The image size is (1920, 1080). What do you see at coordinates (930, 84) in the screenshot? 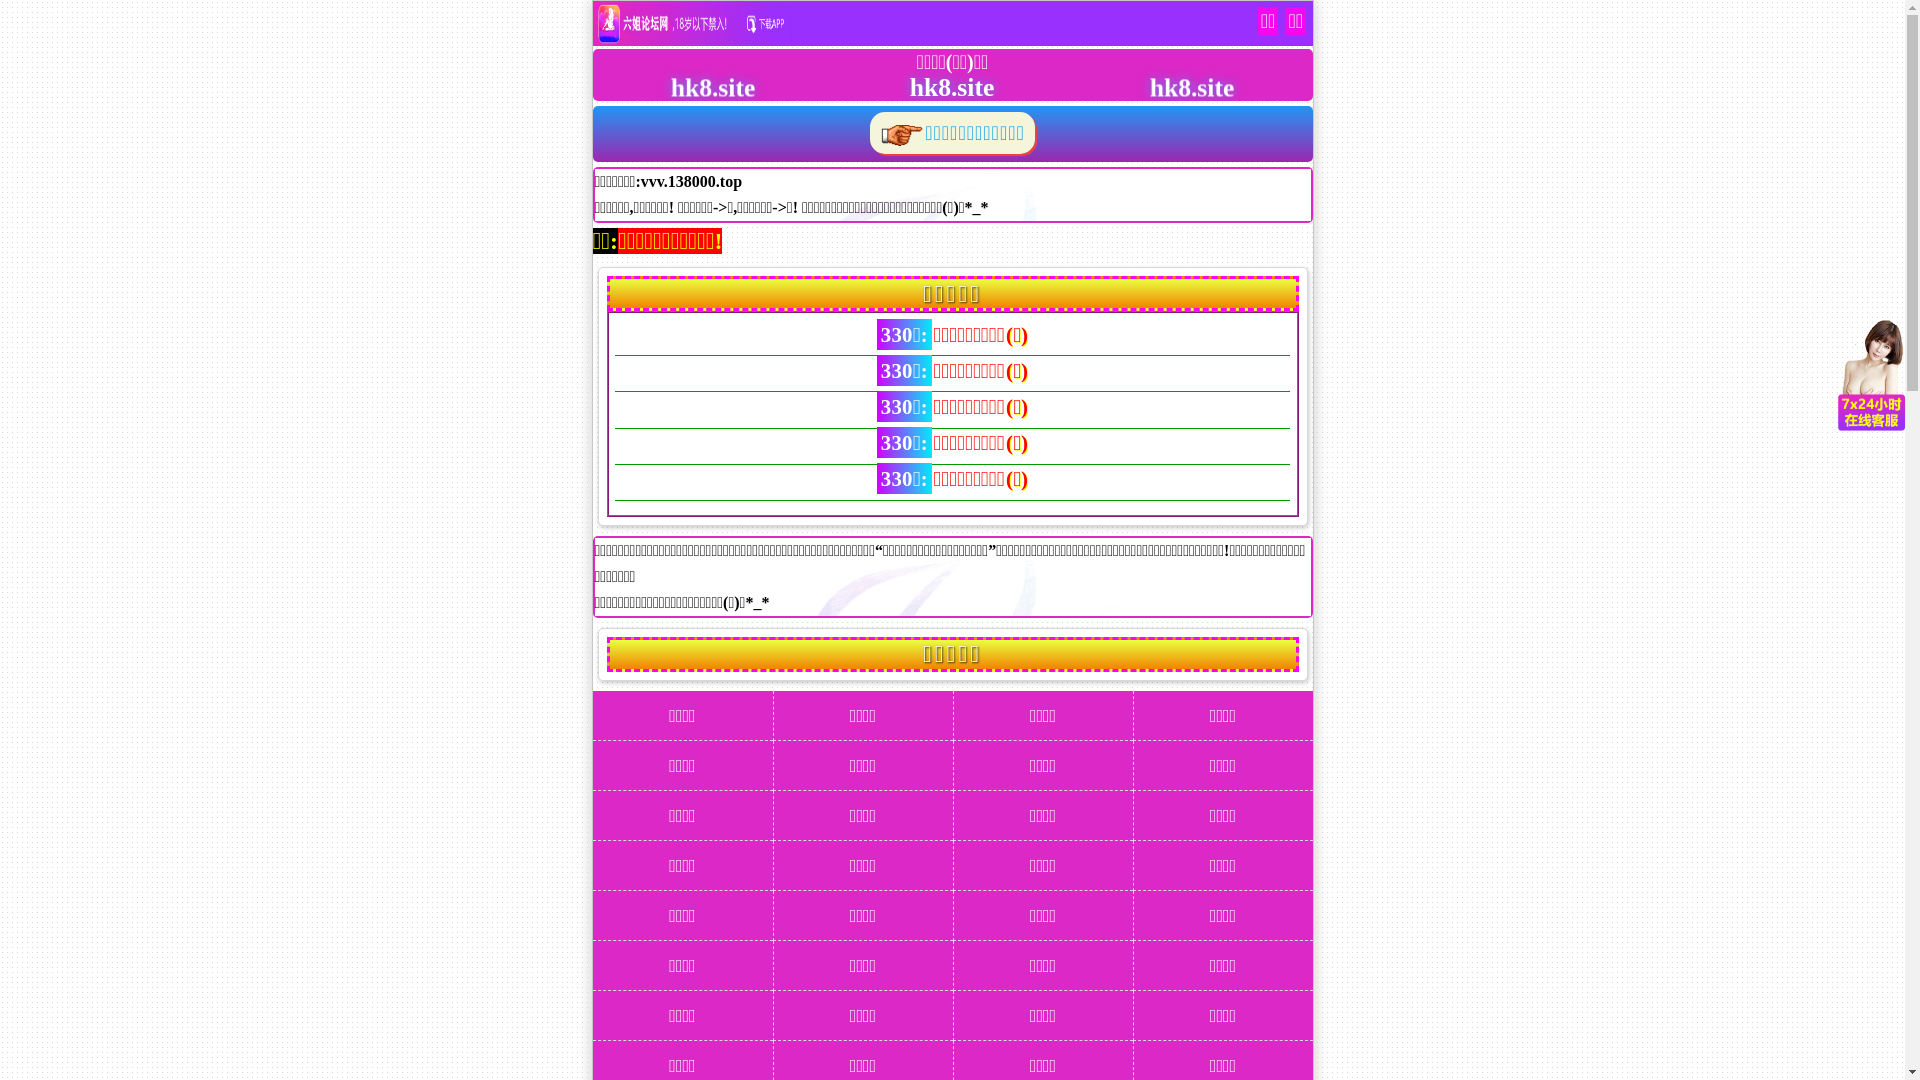
I see `'hk8.site'` at bounding box center [930, 84].